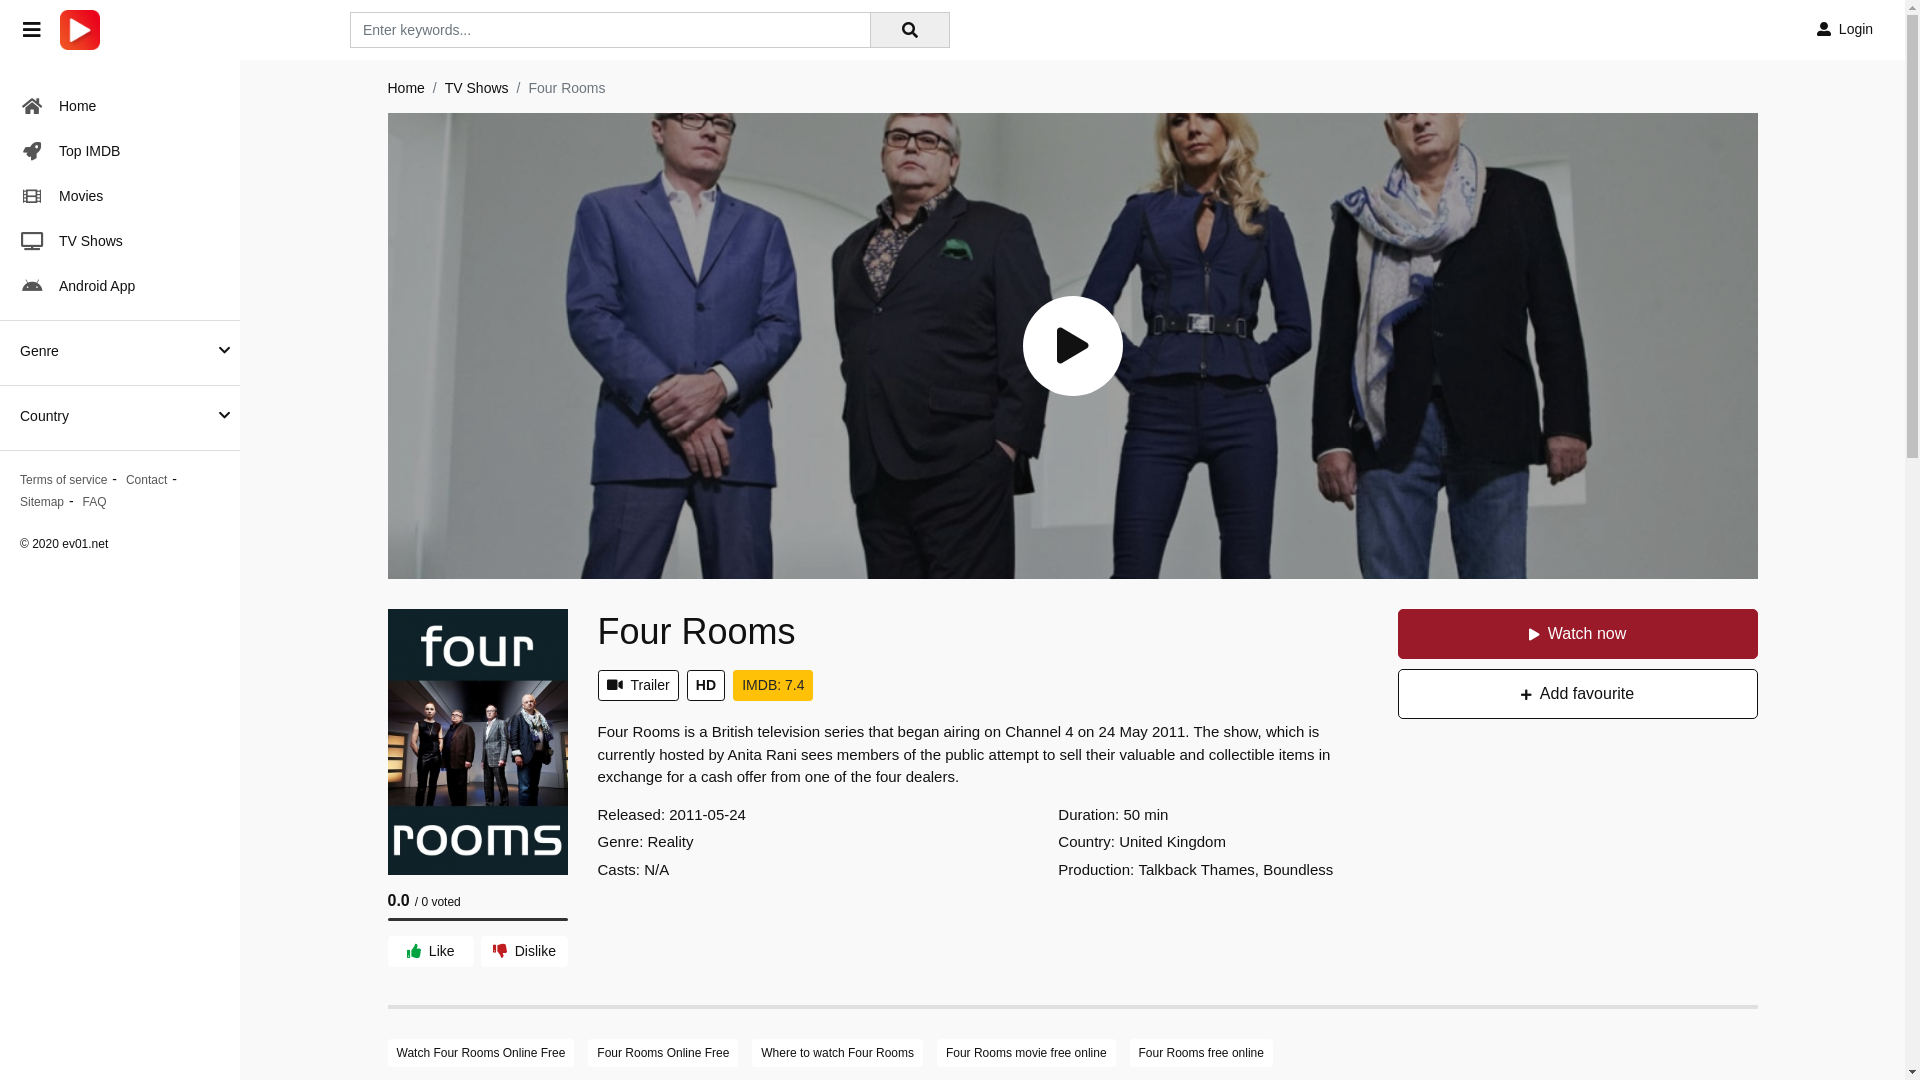 The width and height of the screenshot is (1920, 1080). What do you see at coordinates (42, 501) in the screenshot?
I see `'Sitemap'` at bounding box center [42, 501].